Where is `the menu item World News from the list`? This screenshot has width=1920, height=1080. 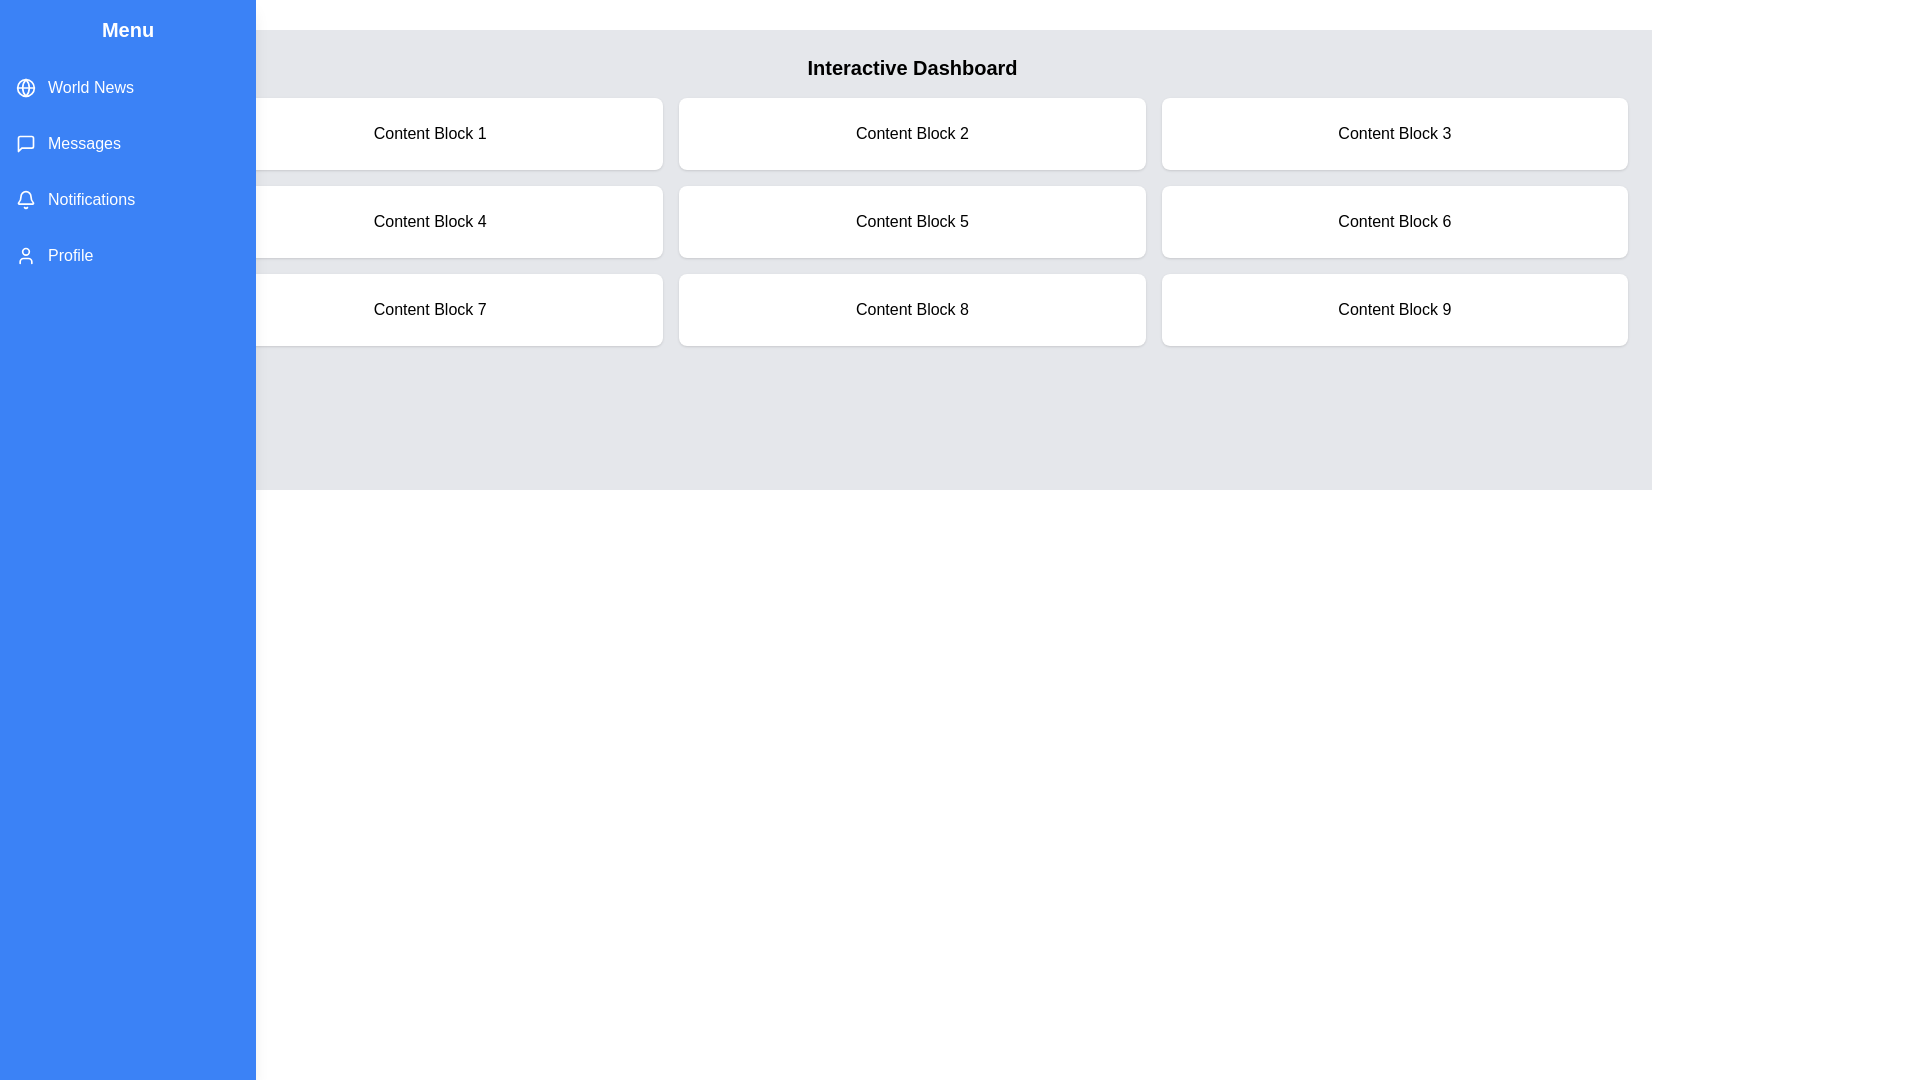 the menu item World News from the list is located at coordinates (127, 87).